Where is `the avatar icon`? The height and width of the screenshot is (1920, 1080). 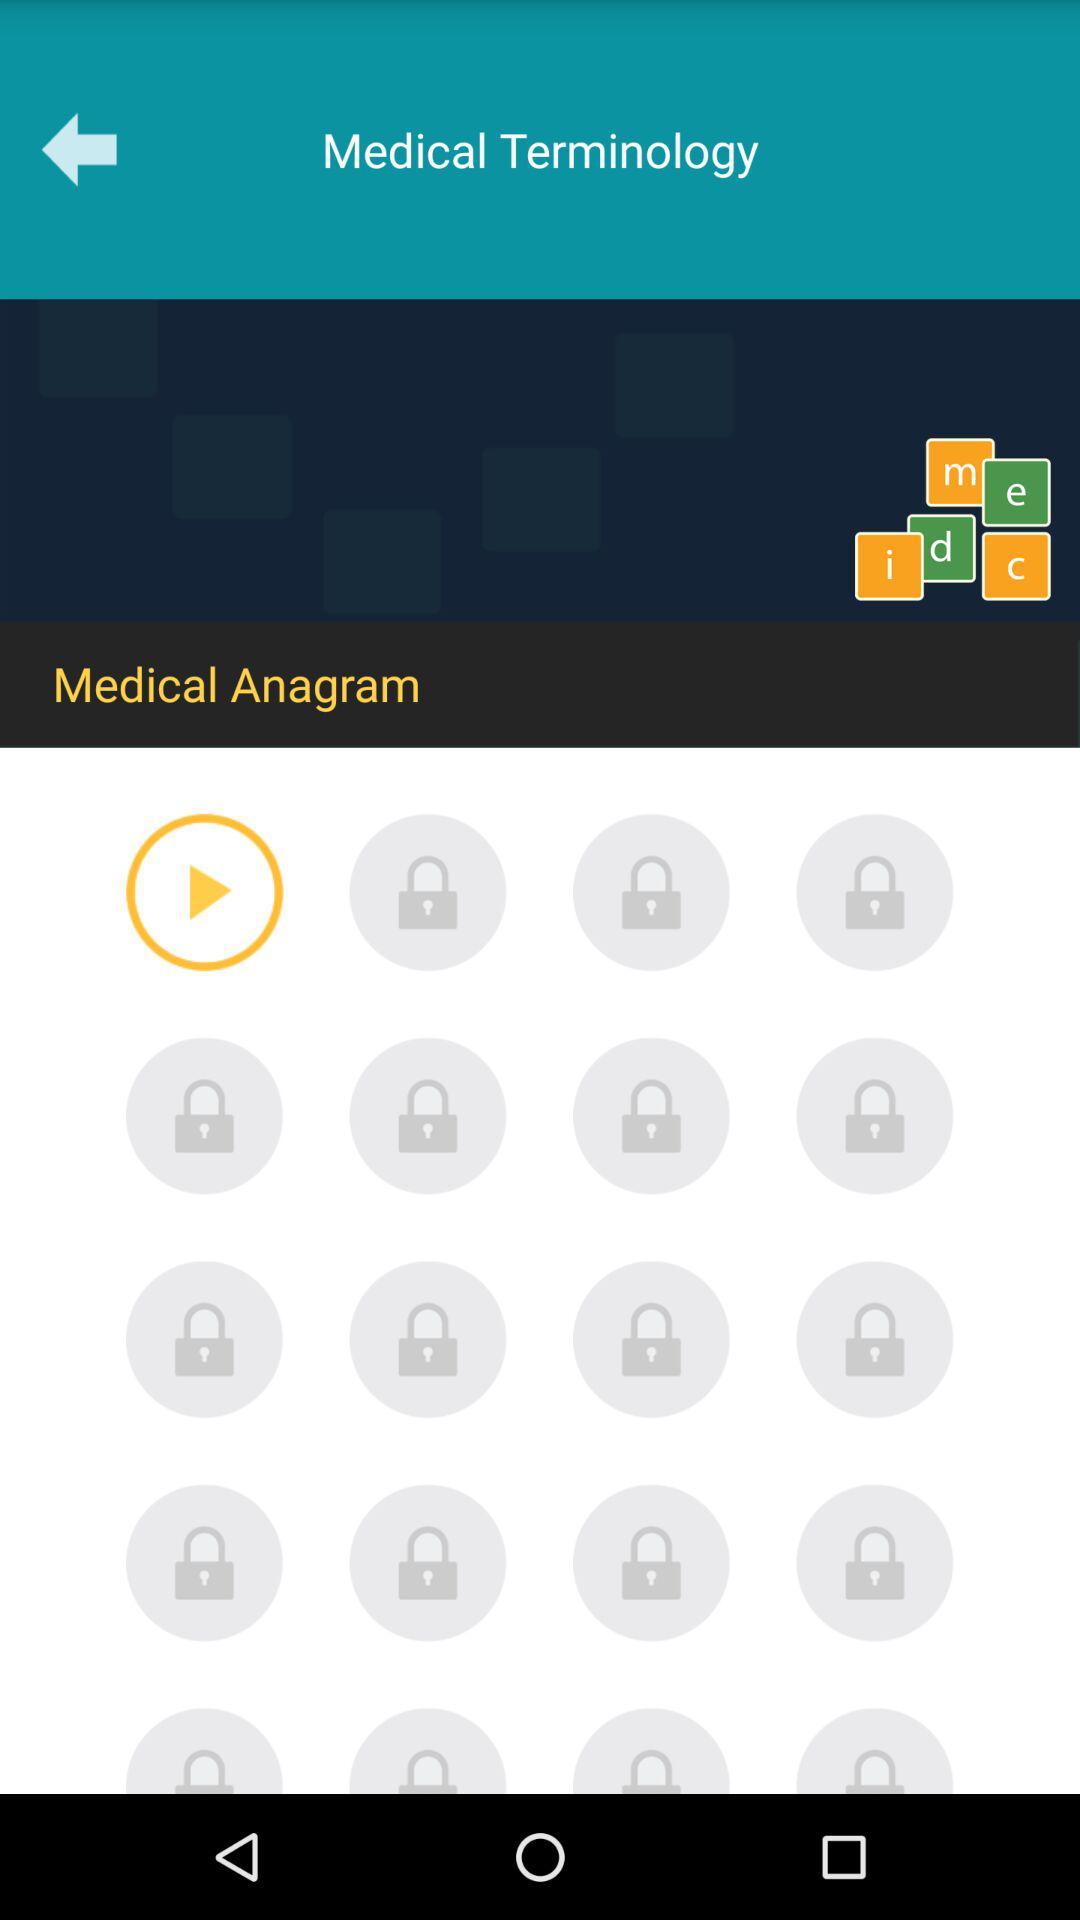 the avatar icon is located at coordinates (874, 1872).